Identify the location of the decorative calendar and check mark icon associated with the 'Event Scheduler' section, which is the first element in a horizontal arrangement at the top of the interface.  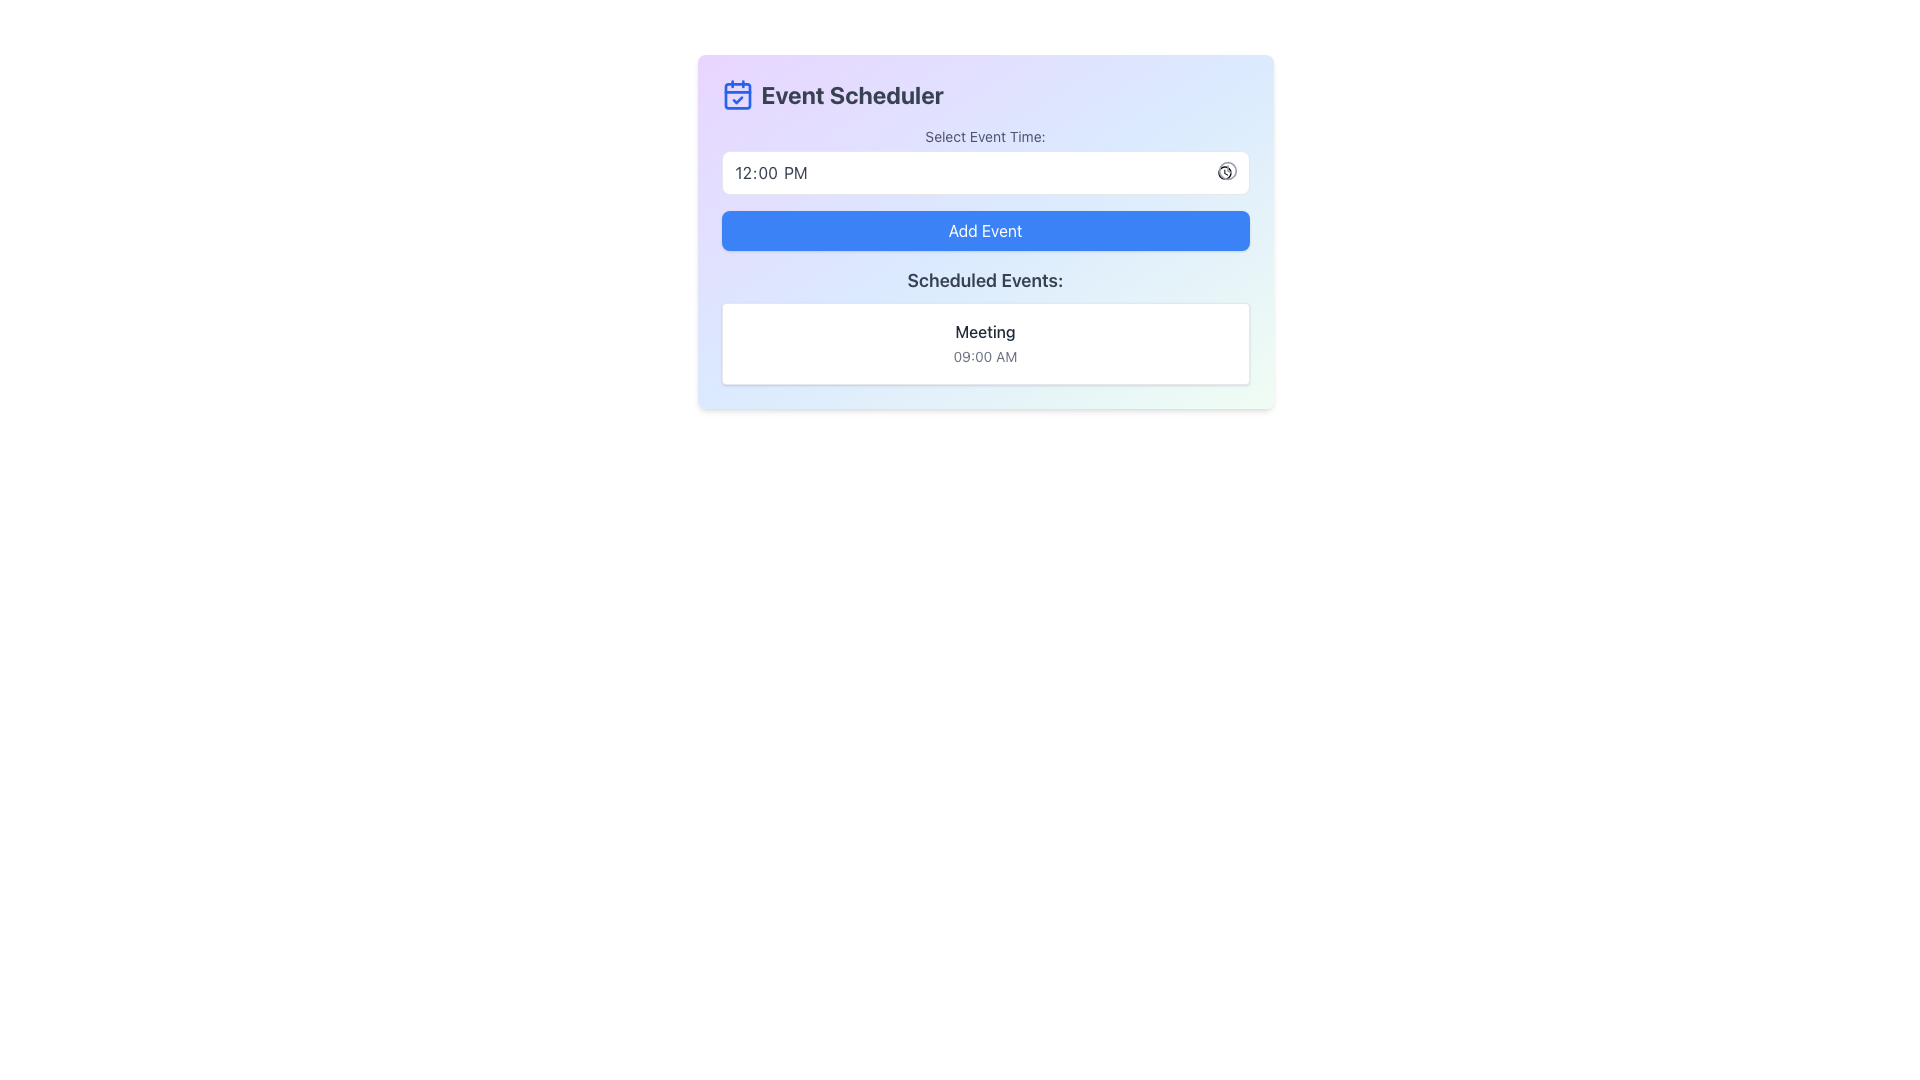
(736, 95).